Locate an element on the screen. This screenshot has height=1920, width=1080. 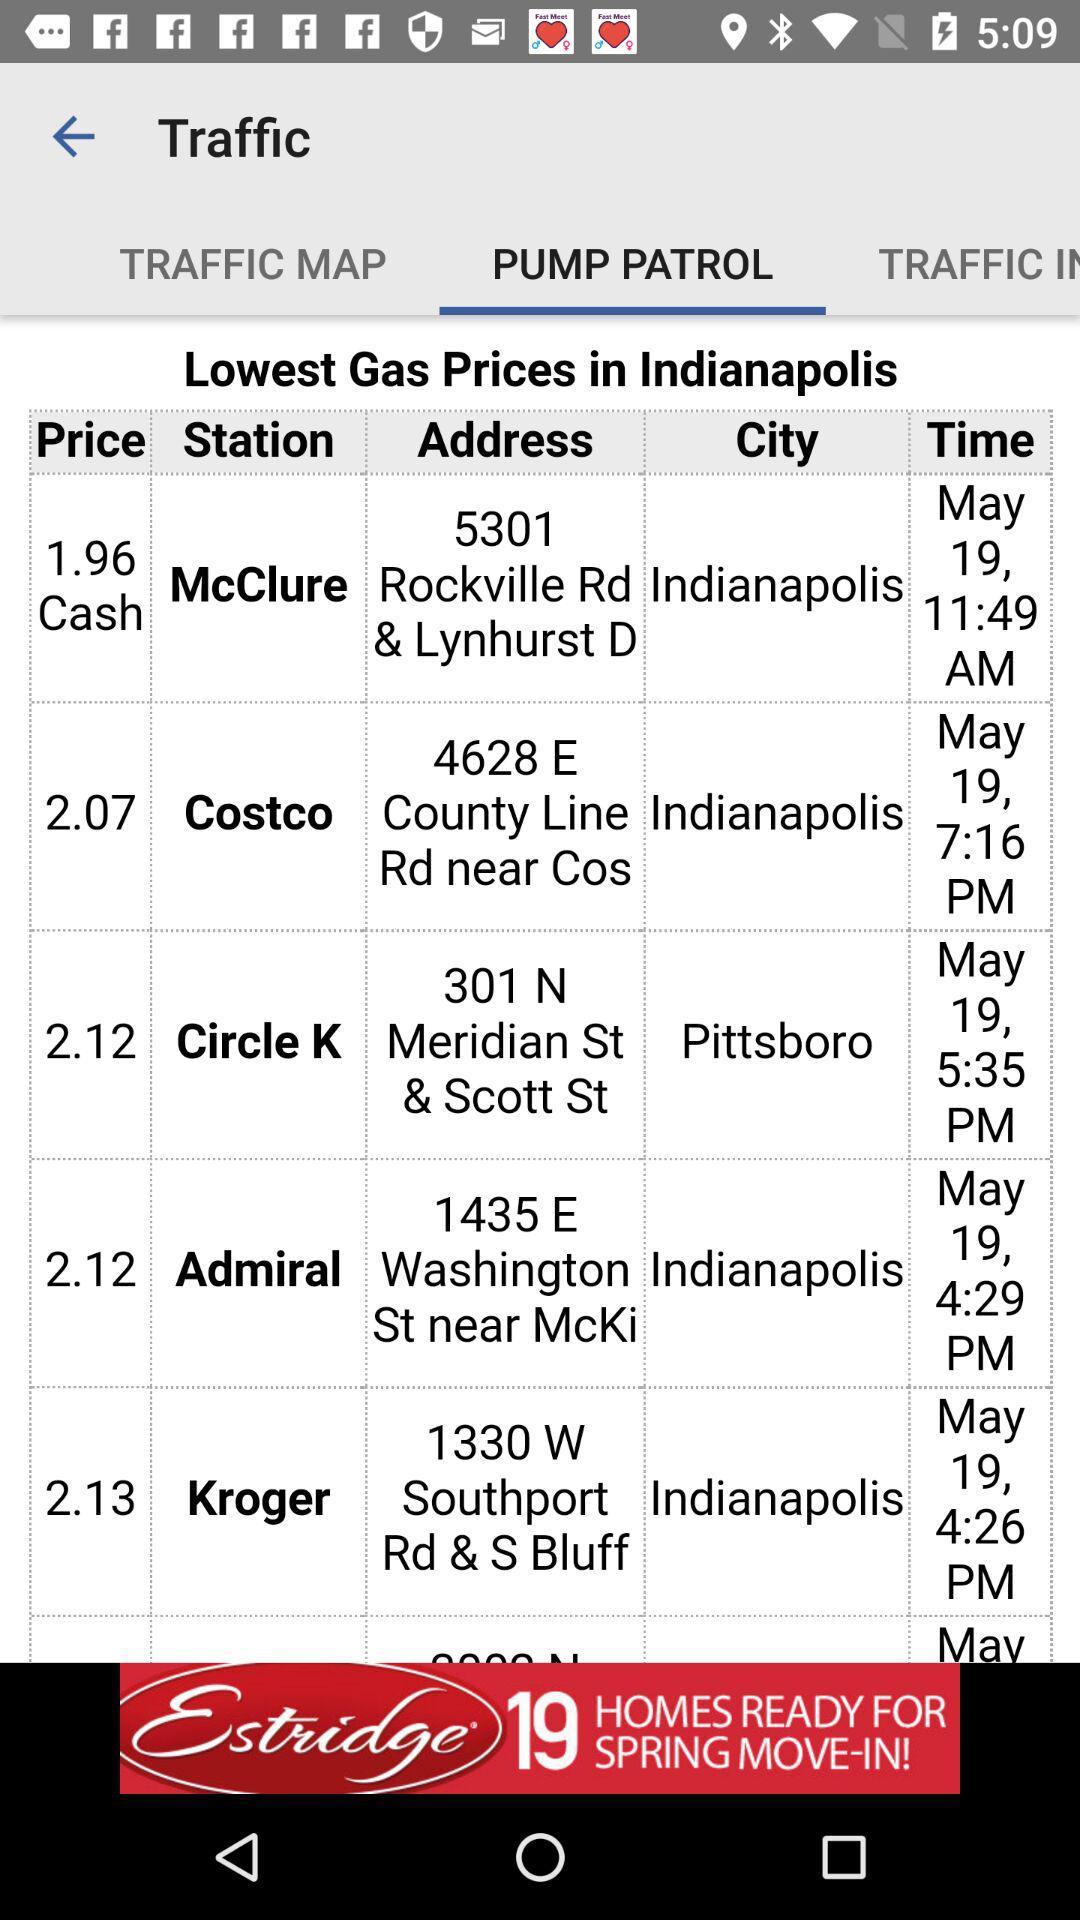
advertisement page is located at coordinates (540, 1727).